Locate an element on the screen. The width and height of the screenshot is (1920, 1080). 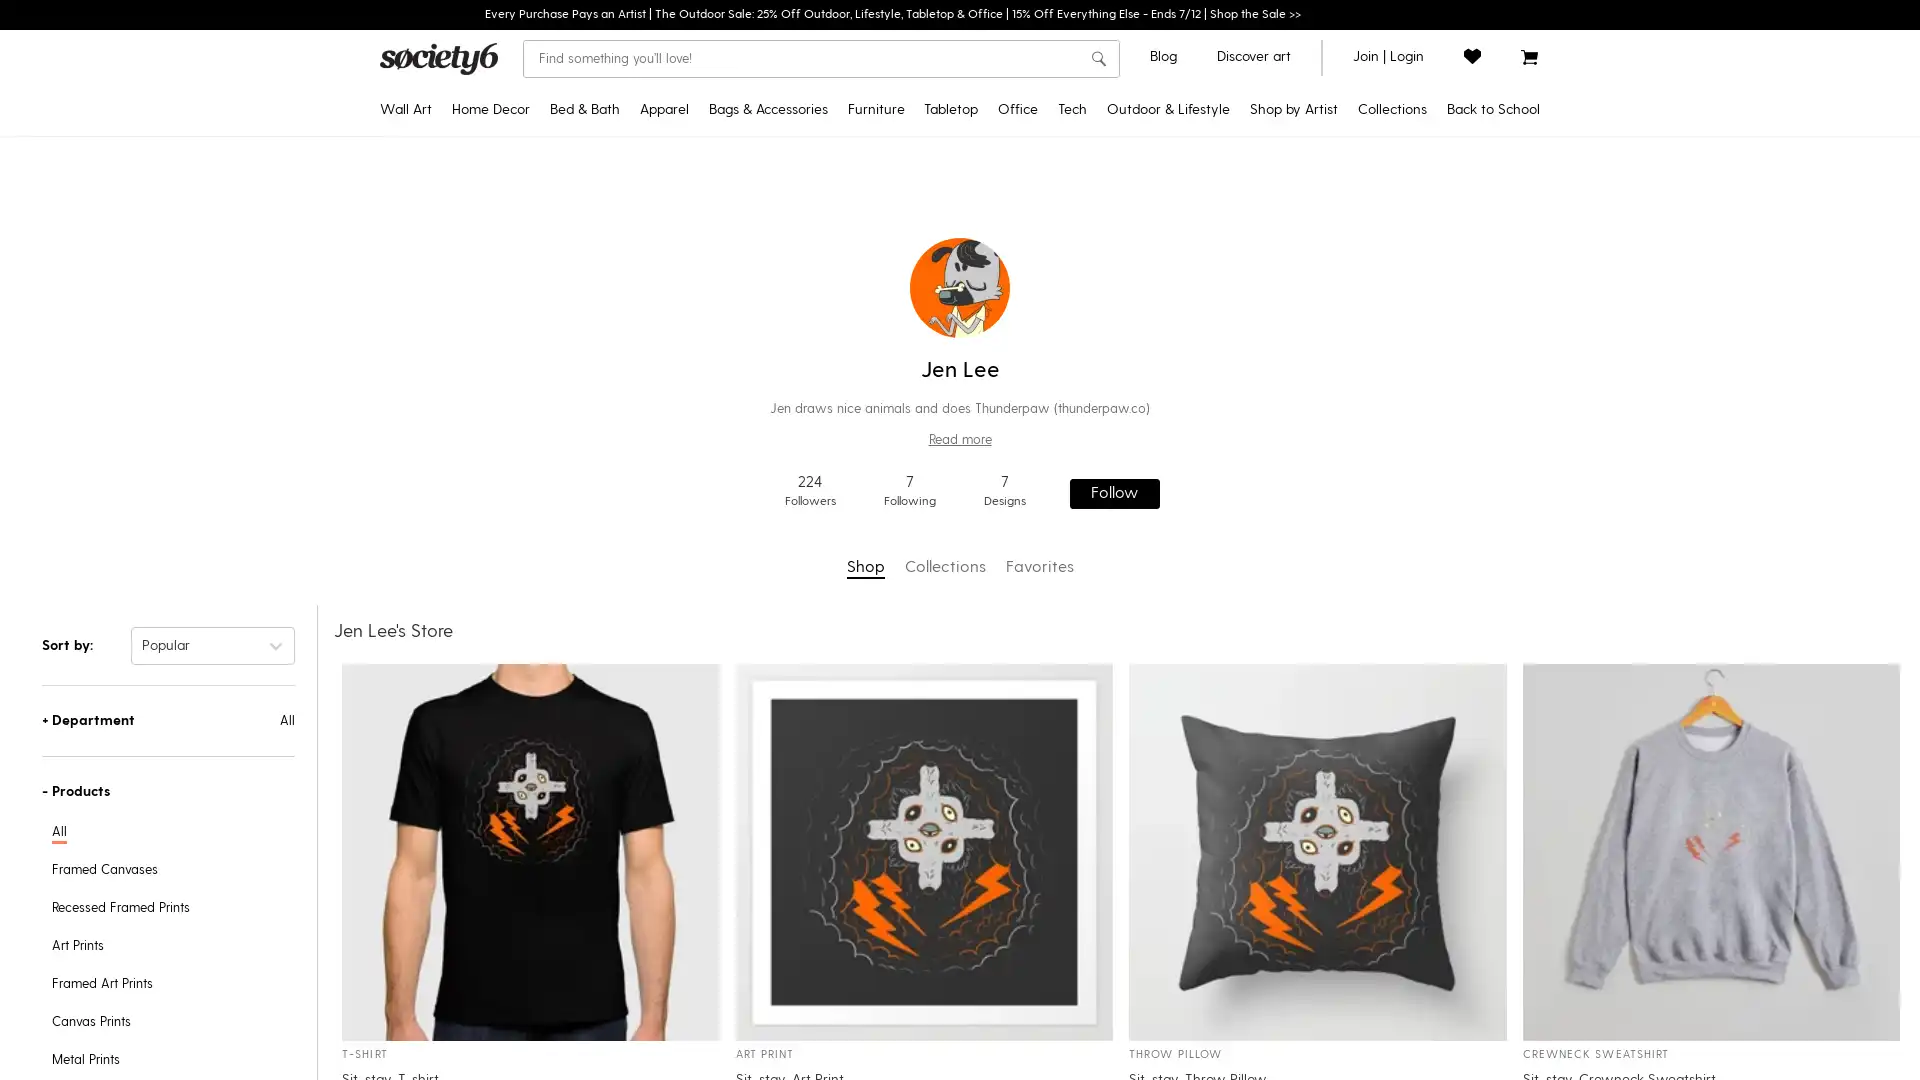
Serving Trays is located at coordinates (988, 450).